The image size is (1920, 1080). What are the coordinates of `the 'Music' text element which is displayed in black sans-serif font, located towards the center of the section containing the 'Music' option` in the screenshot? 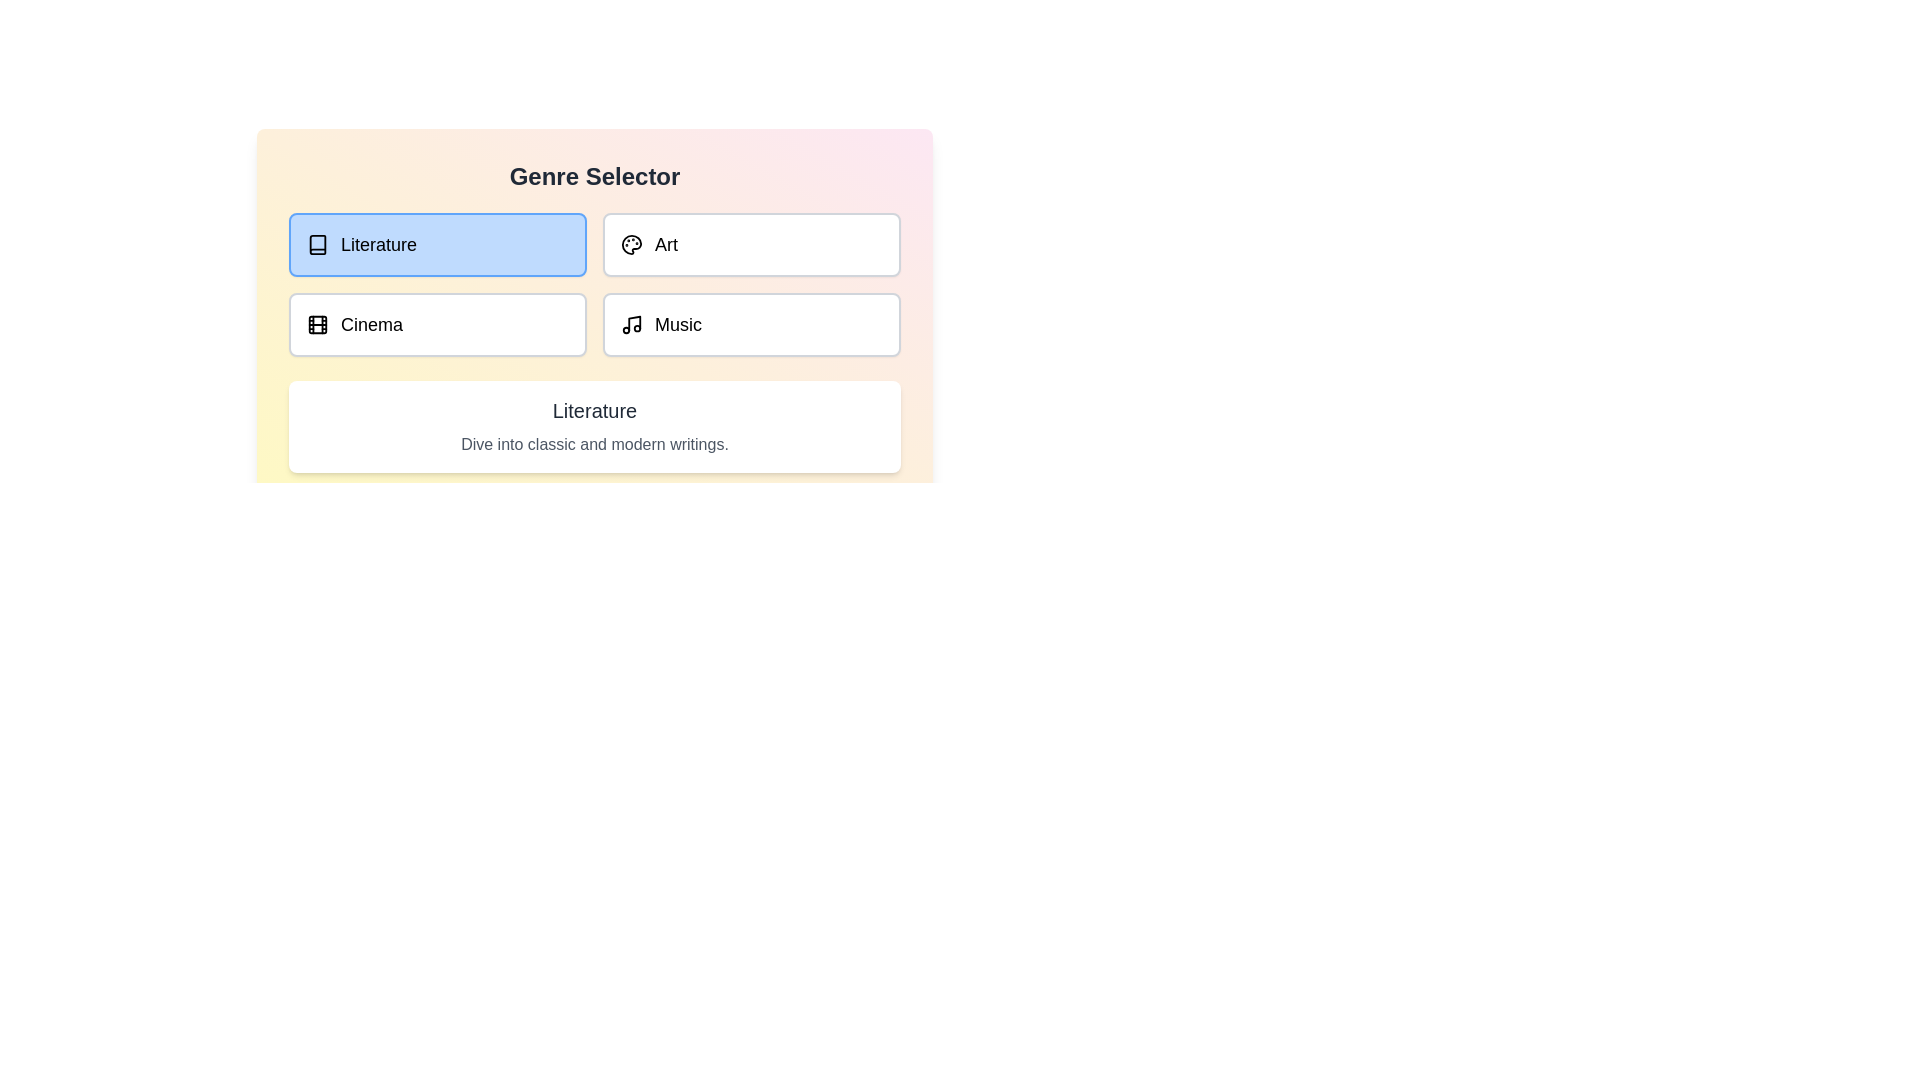 It's located at (678, 323).